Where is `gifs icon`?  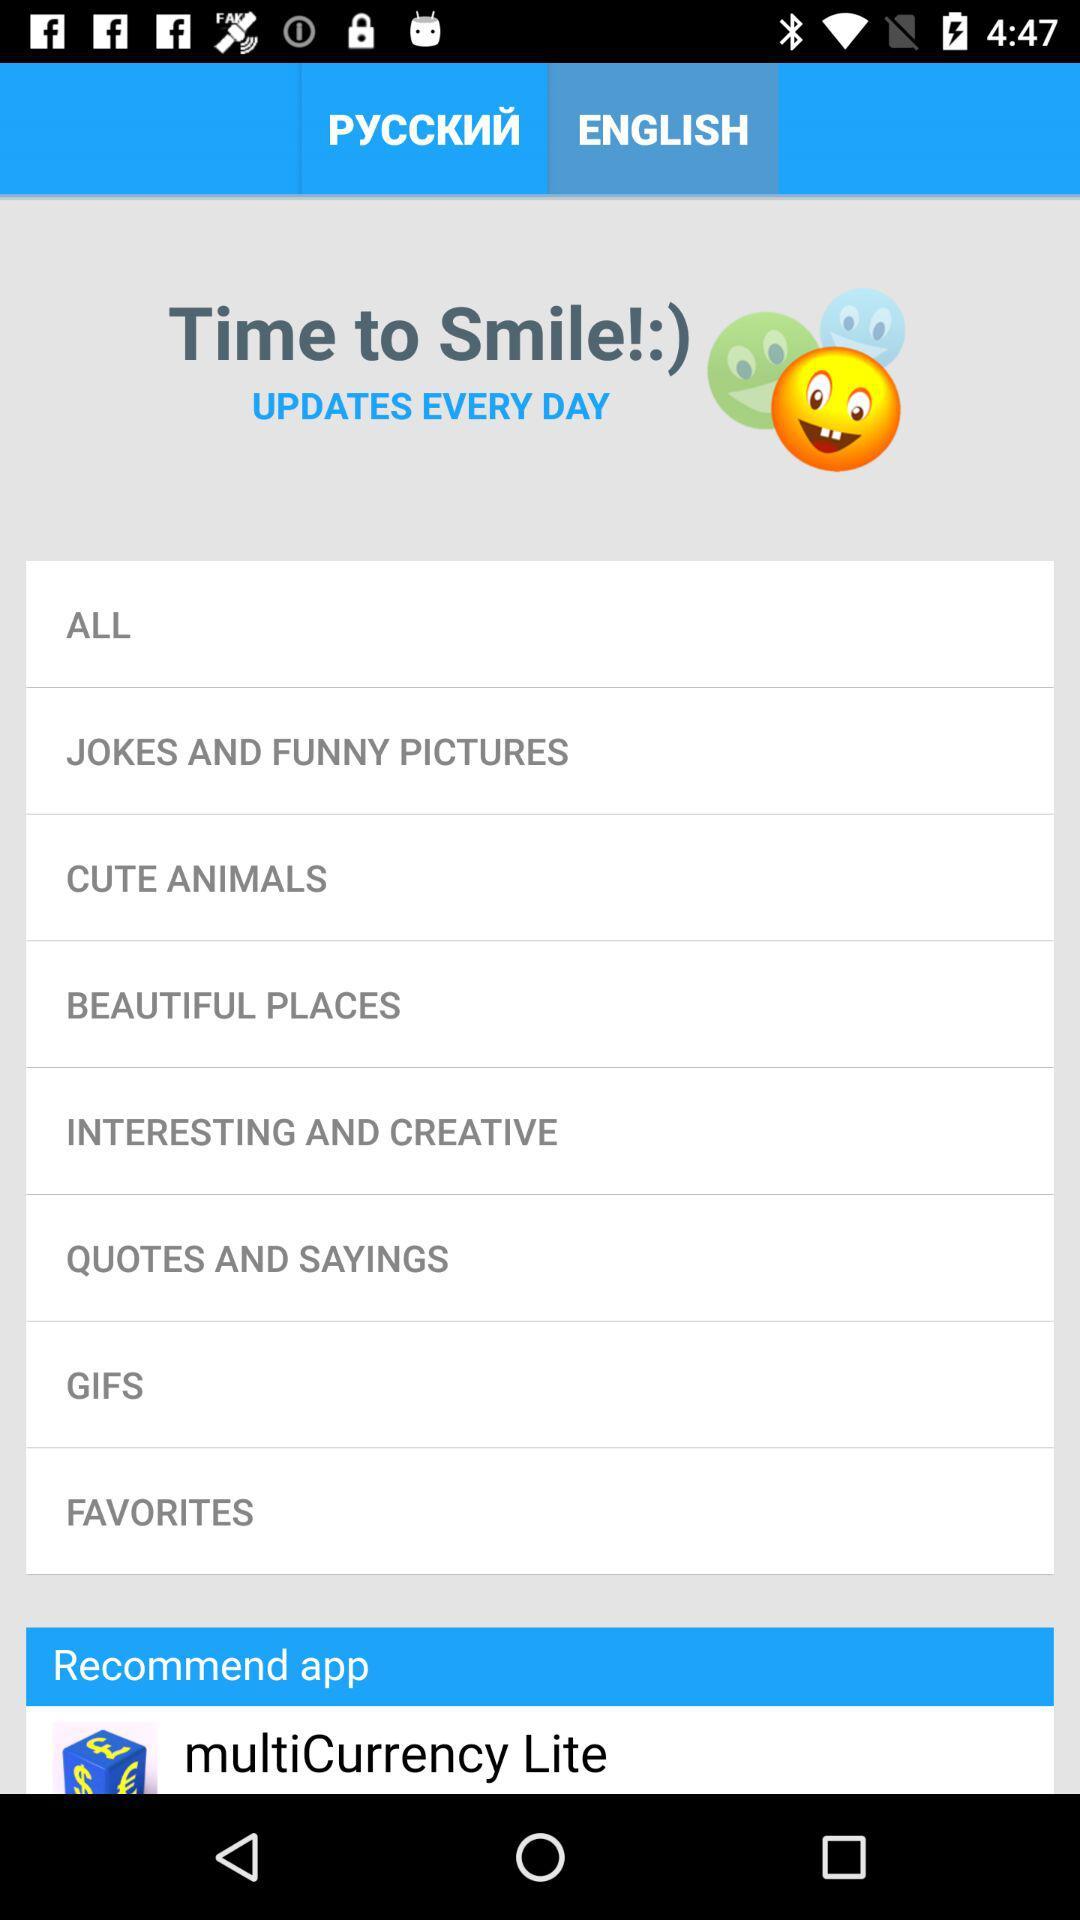 gifs icon is located at coordinates (540, 1383).